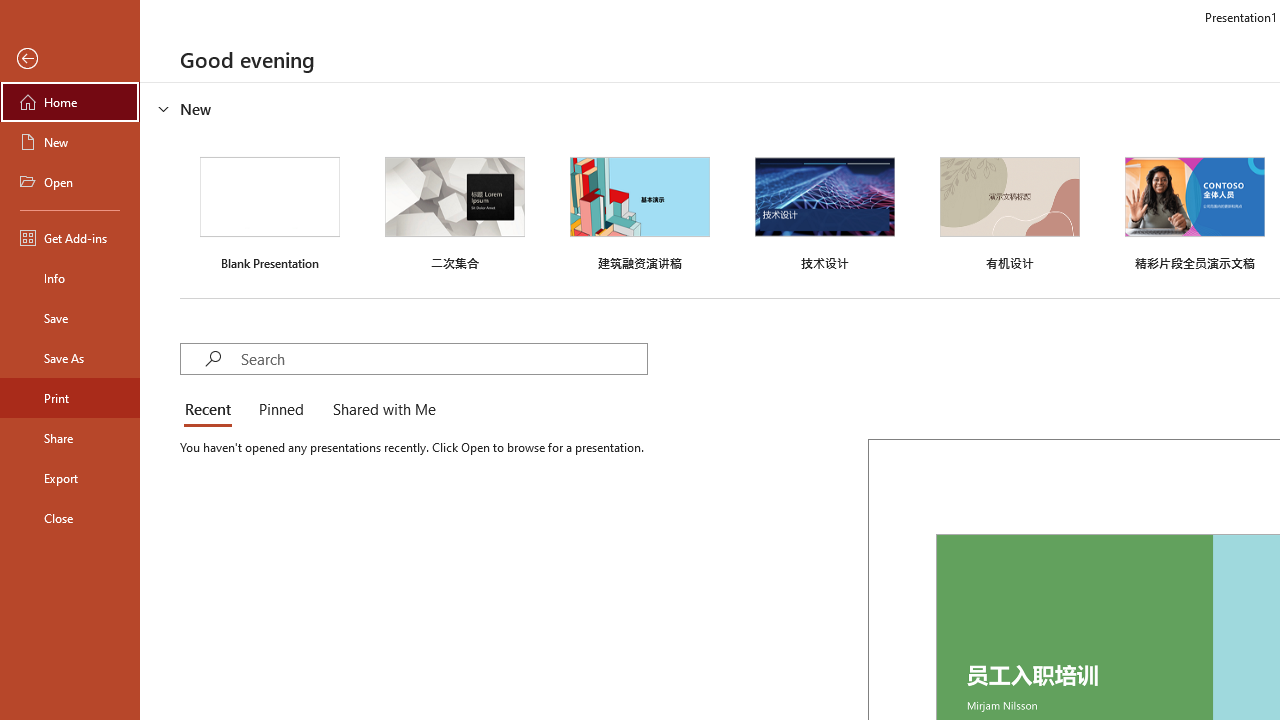 This screenshot has width=1280, height=720. I want to click on 'Pinned', so click(279, 410).